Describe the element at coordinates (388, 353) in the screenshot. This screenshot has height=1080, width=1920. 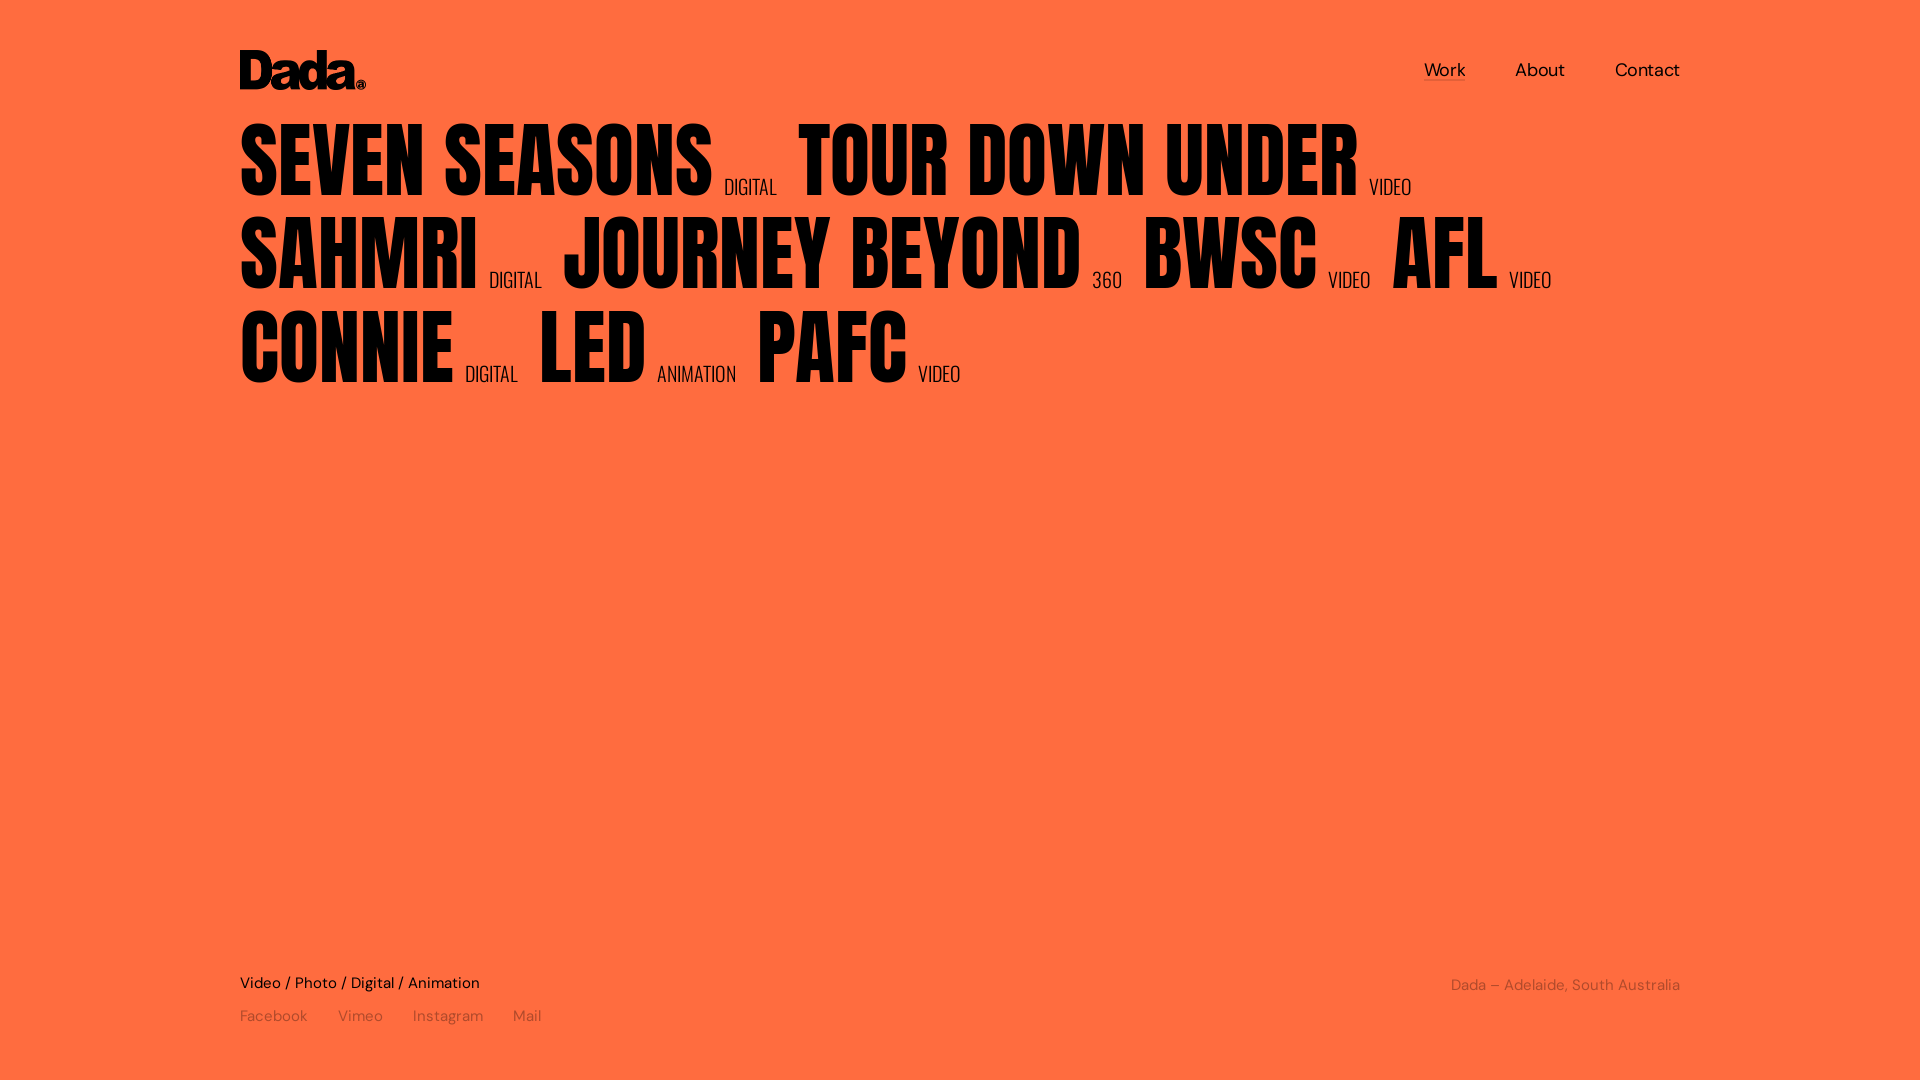
I see `'CONNIE DIGITAL'` at that location.